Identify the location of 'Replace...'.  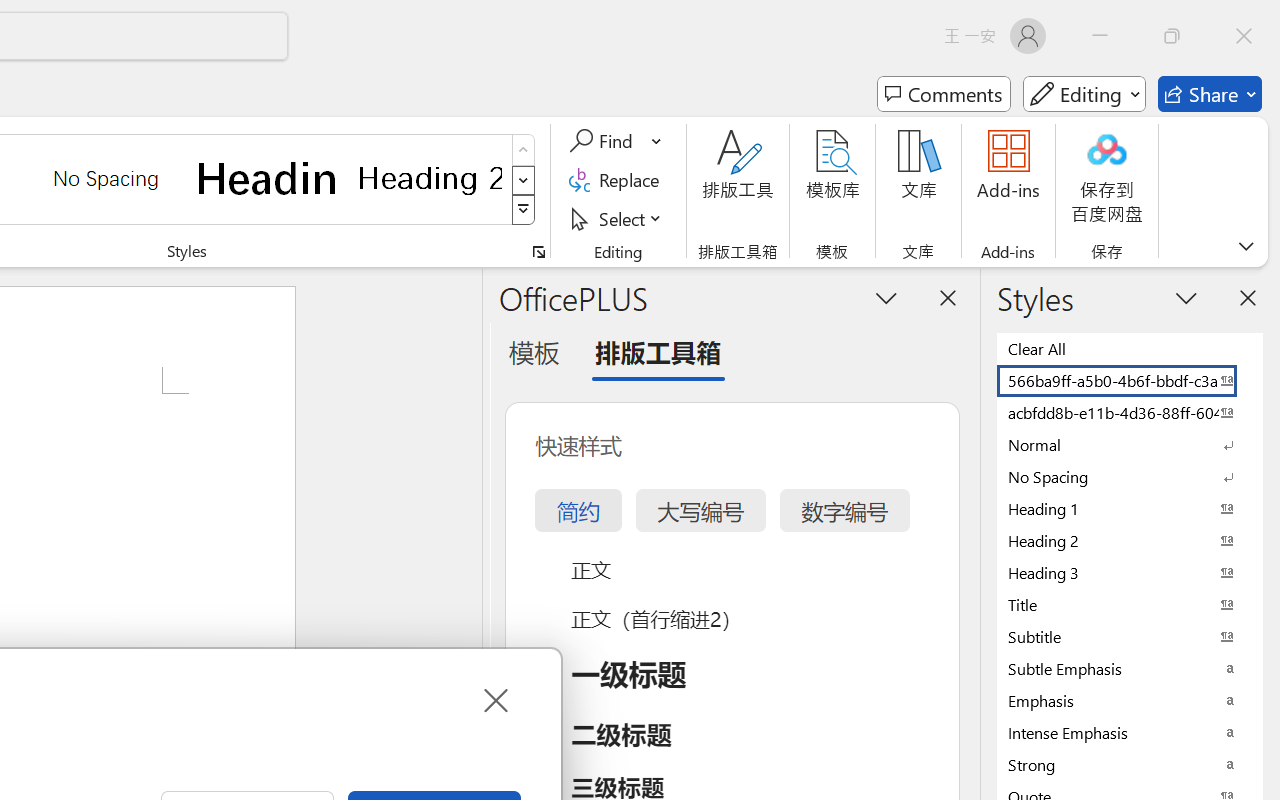
(616, 179).